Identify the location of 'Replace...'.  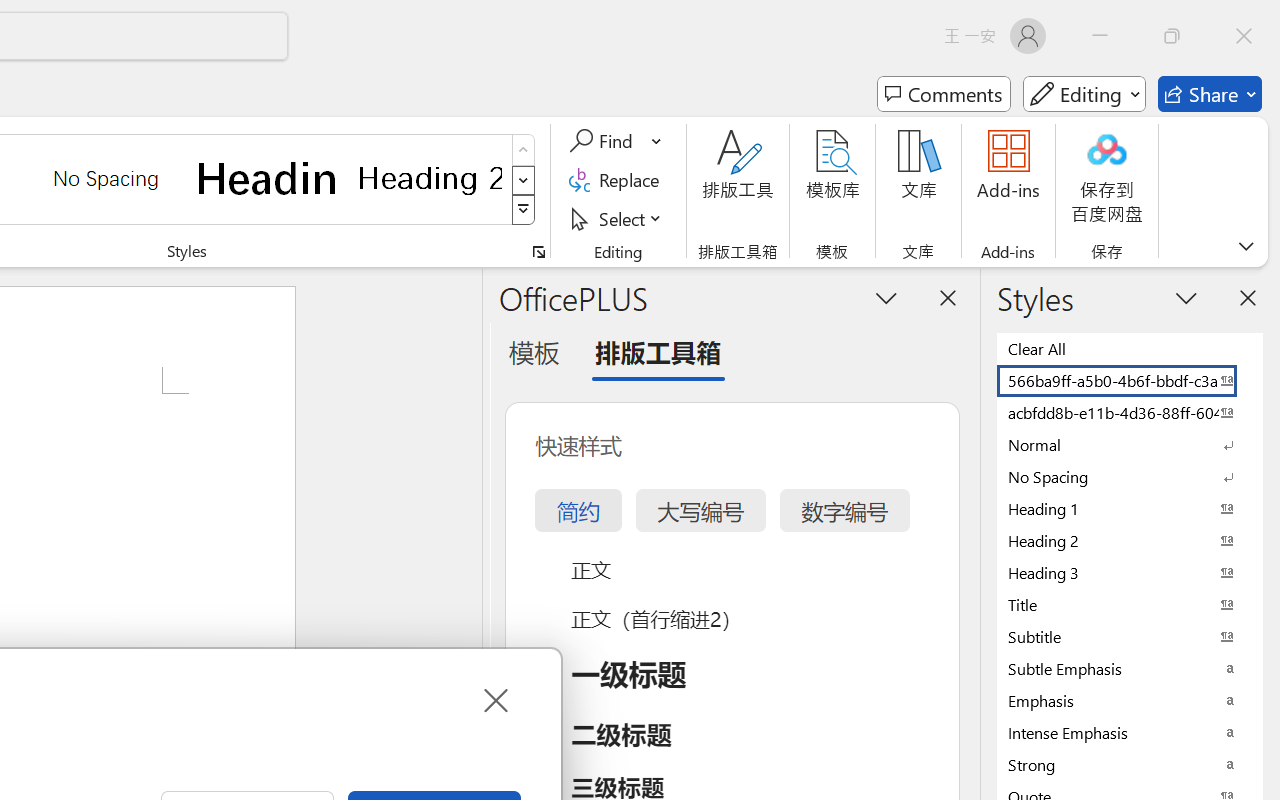
(616, 179).